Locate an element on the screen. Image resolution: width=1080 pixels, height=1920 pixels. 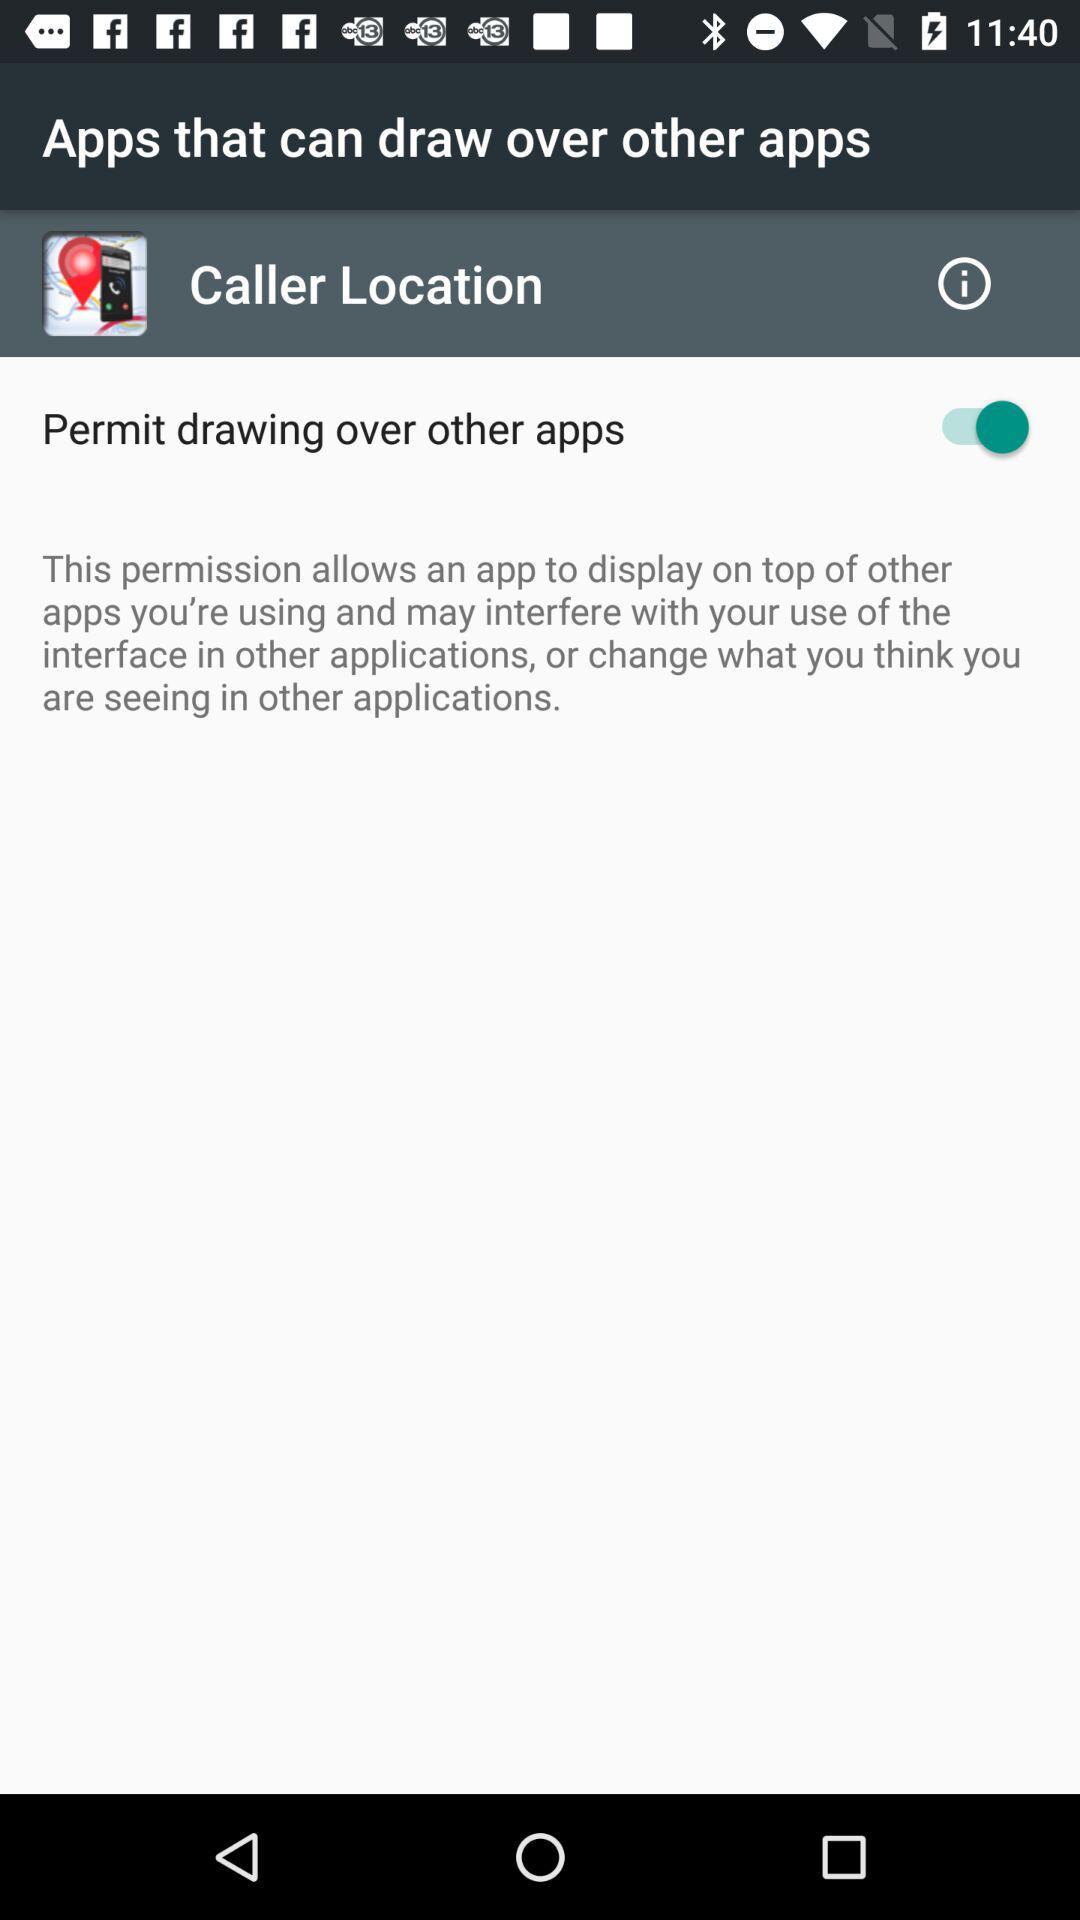
item above this permission allows is located at coordinates (974, 426).